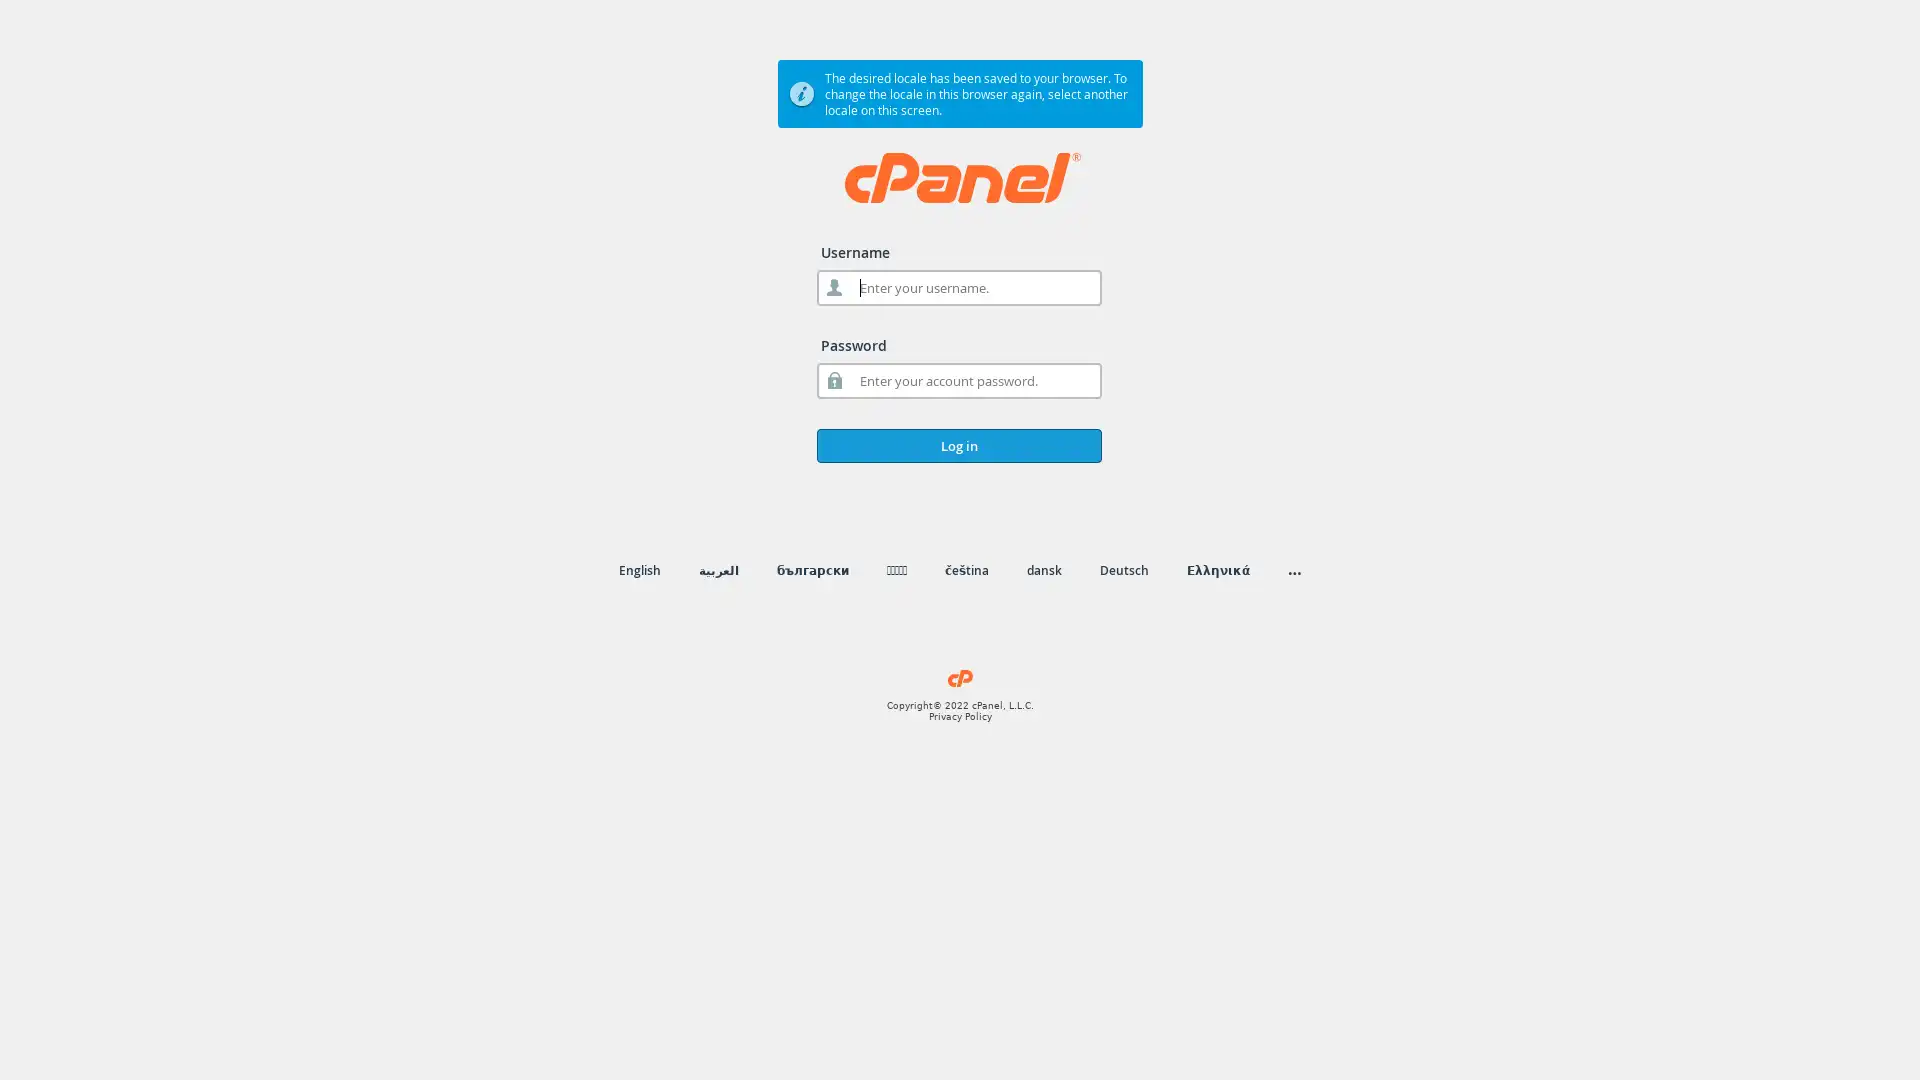 The image size is (1920, 1080). Describe the element at coordinates (958, 445) in the screenshot. I see `Log in` at that location.